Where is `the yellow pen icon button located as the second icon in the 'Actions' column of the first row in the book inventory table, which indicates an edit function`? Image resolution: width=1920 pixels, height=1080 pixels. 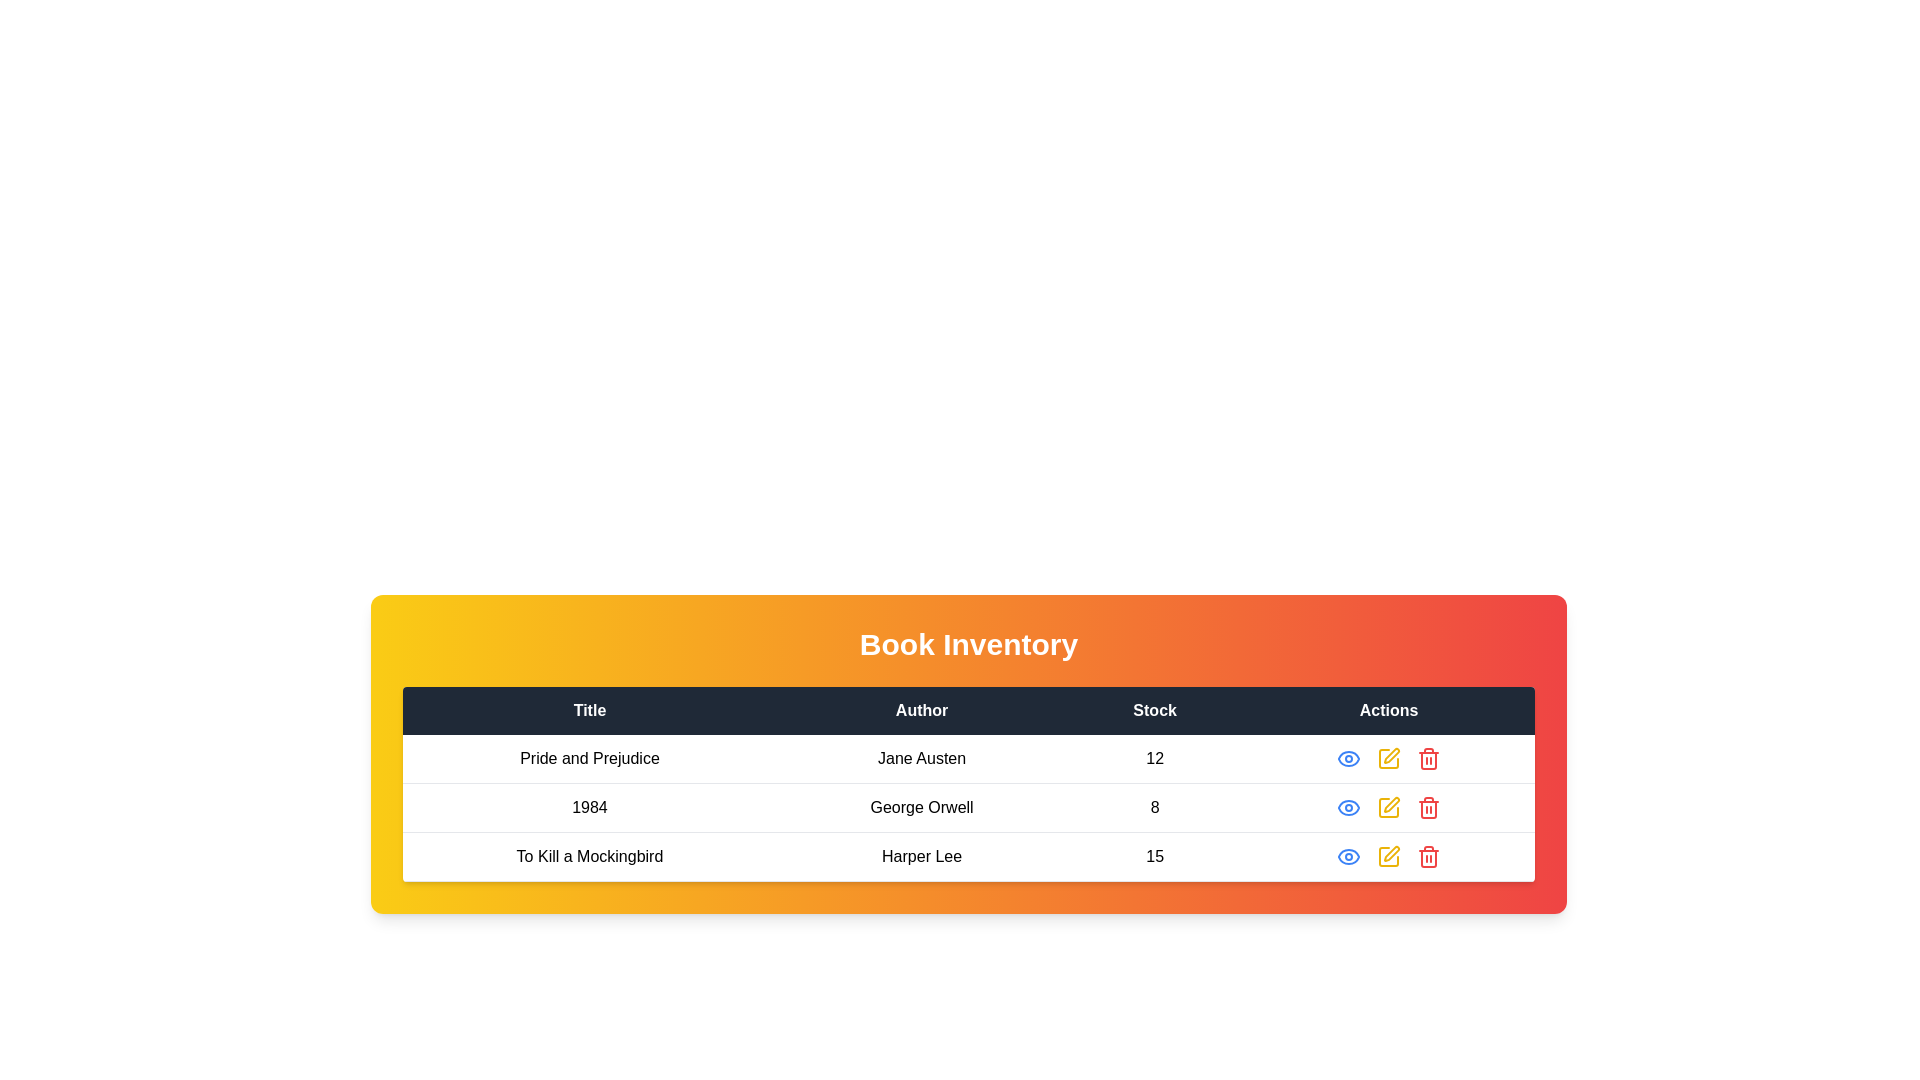
the yellow pen icon button located as the second icon in the 'Actions' column of the first row in the book inventory table, which indicates an edit function is located at coordinates (1388, 759).